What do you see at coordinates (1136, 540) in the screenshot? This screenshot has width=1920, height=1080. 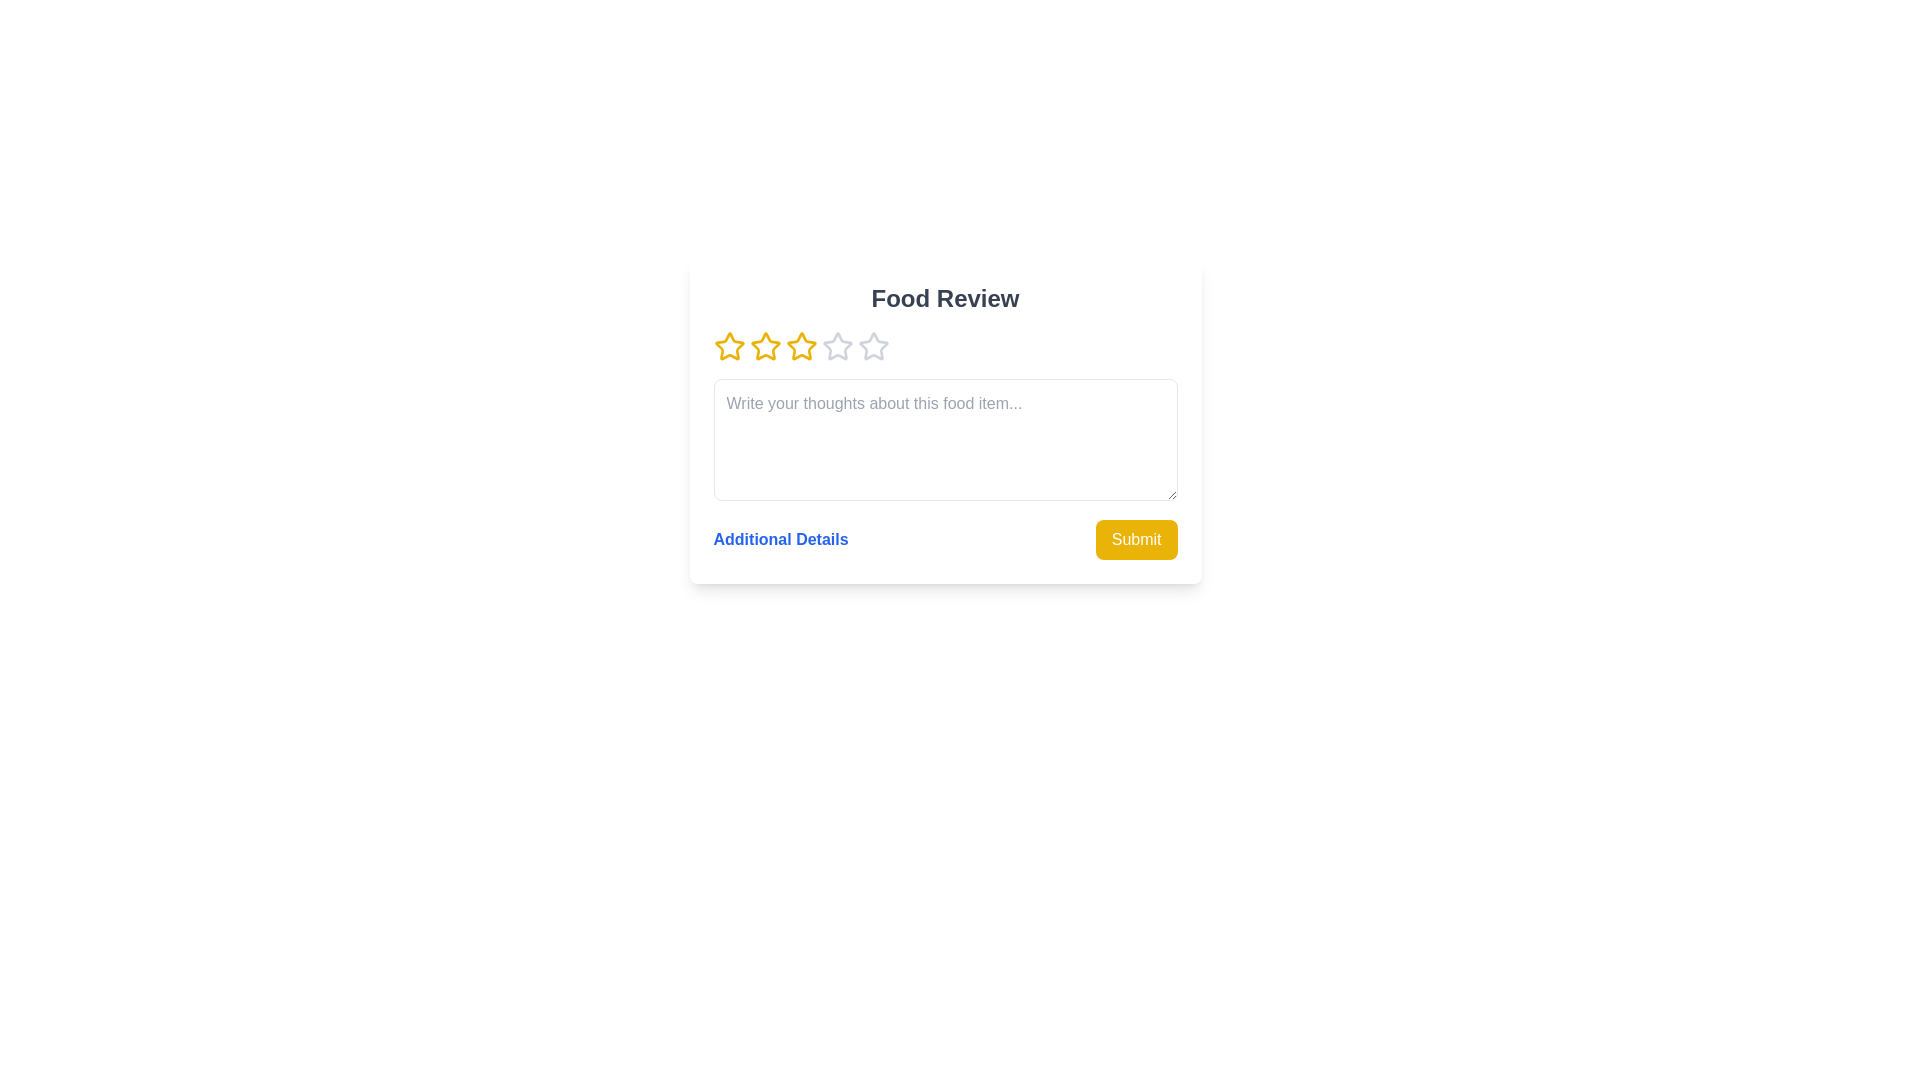 I see `the 'Submit' button to submit the review` at bounding box center [1136, 540].